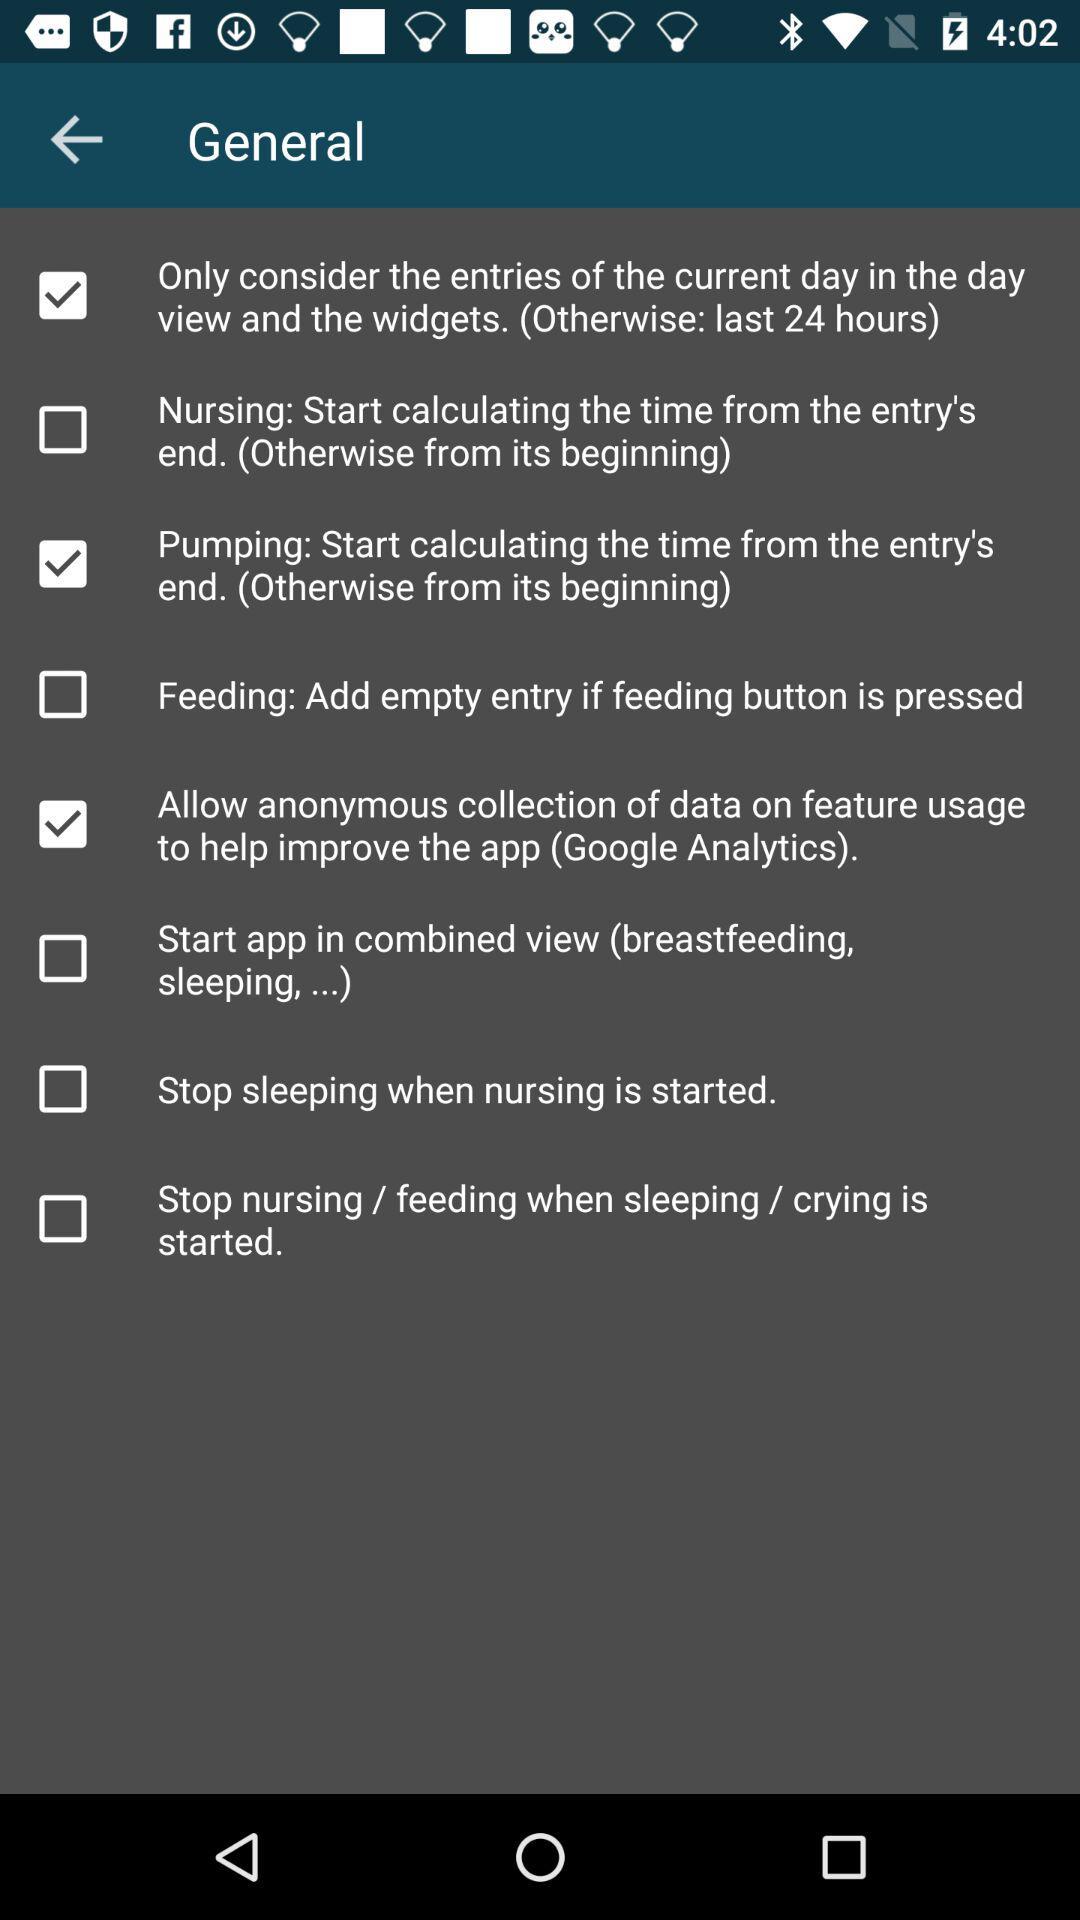 This screenshot has height=1920, width=1080. I want to click on item, so click(61, 957).